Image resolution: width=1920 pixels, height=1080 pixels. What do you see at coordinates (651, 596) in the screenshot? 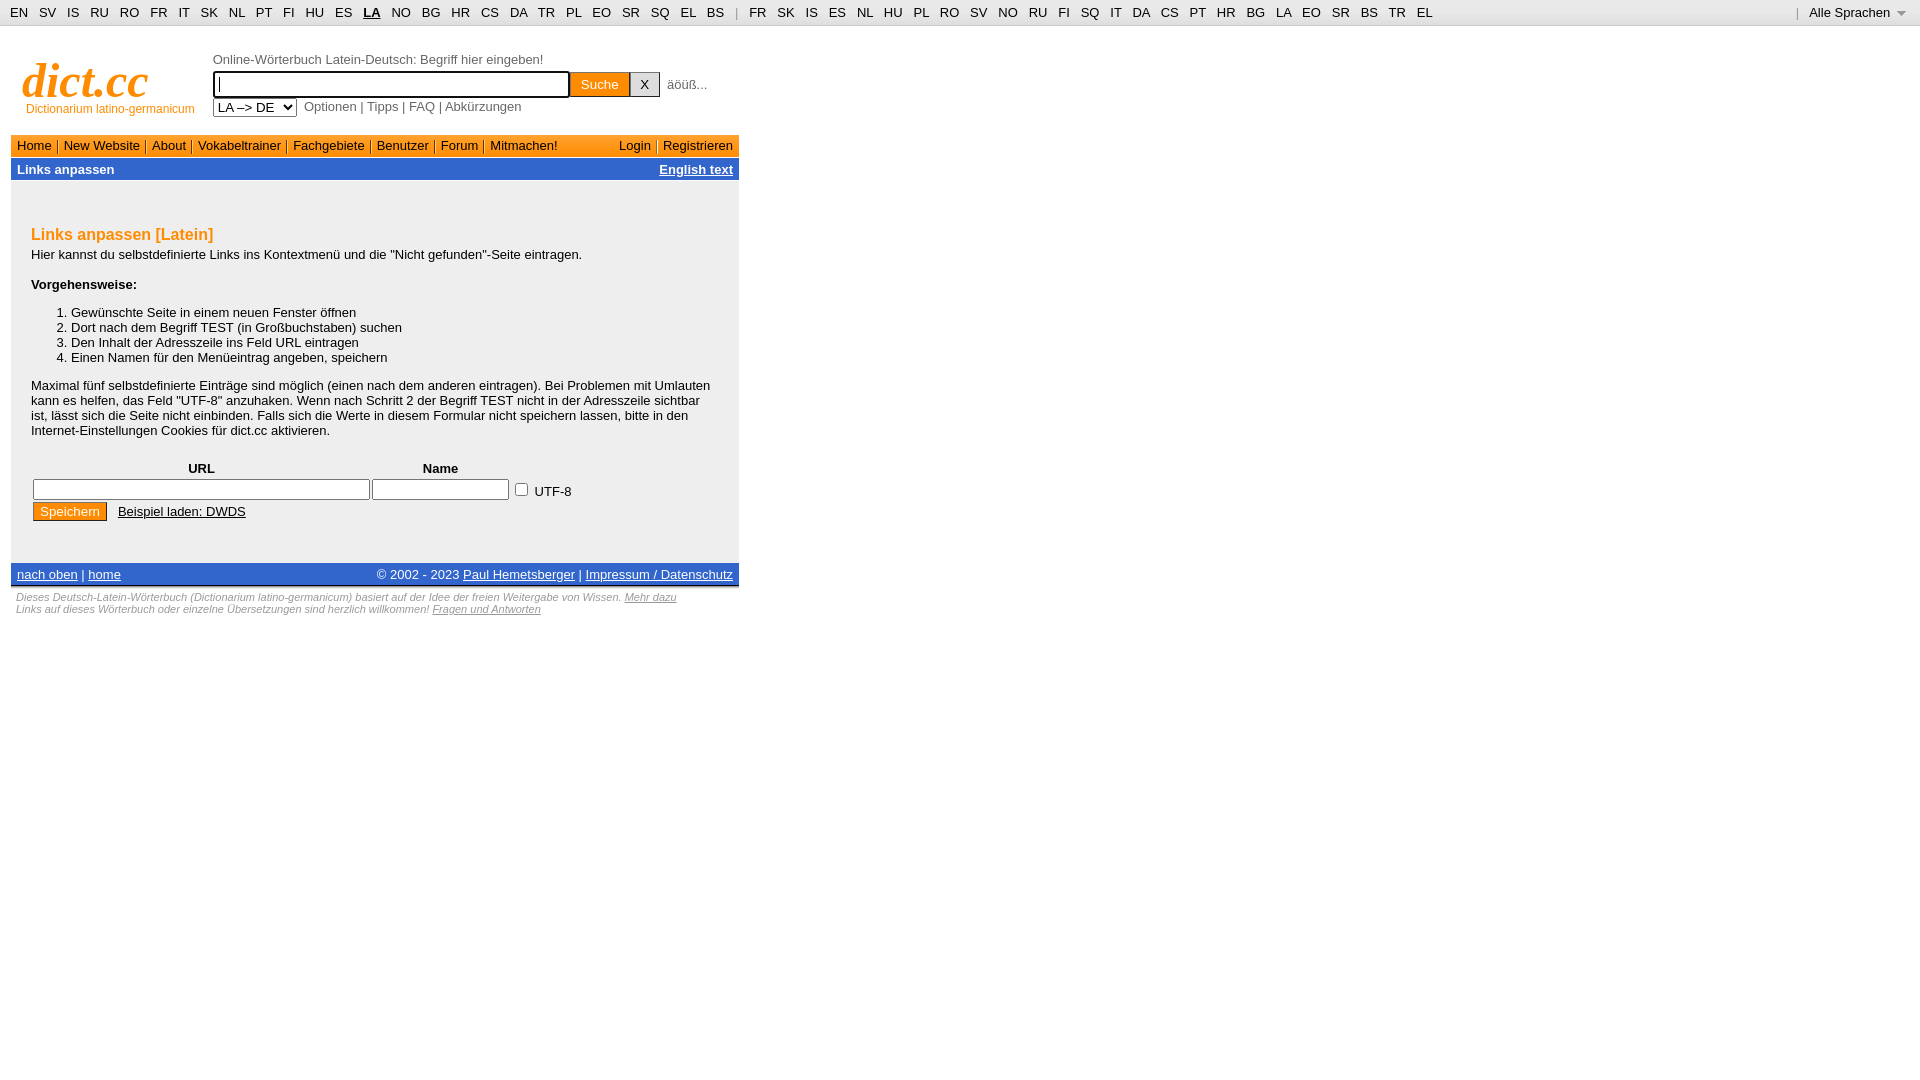
I see `'Mehr dazu'` at bounding box center [651, 596].